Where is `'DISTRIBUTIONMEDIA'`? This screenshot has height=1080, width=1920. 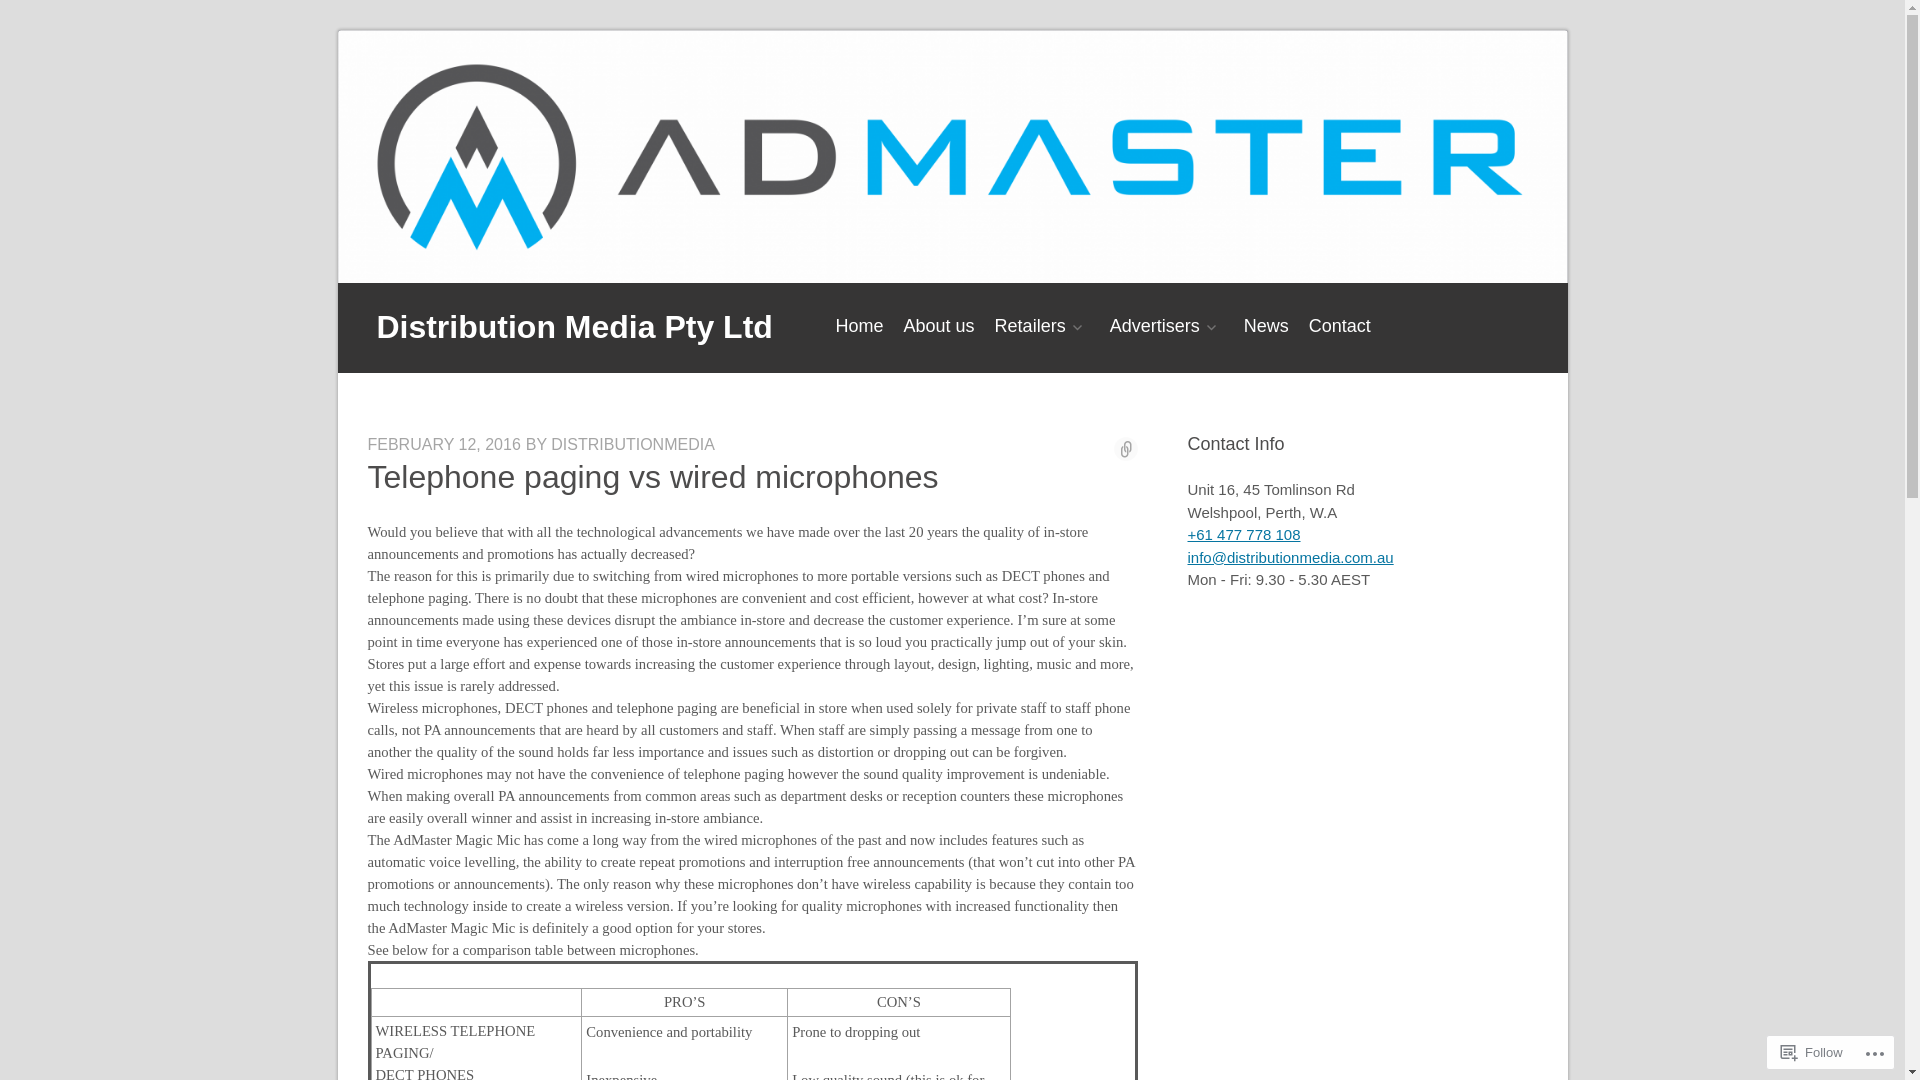 'DISTRIBUTIONMEDIA' is located at coordinates (632, 443).